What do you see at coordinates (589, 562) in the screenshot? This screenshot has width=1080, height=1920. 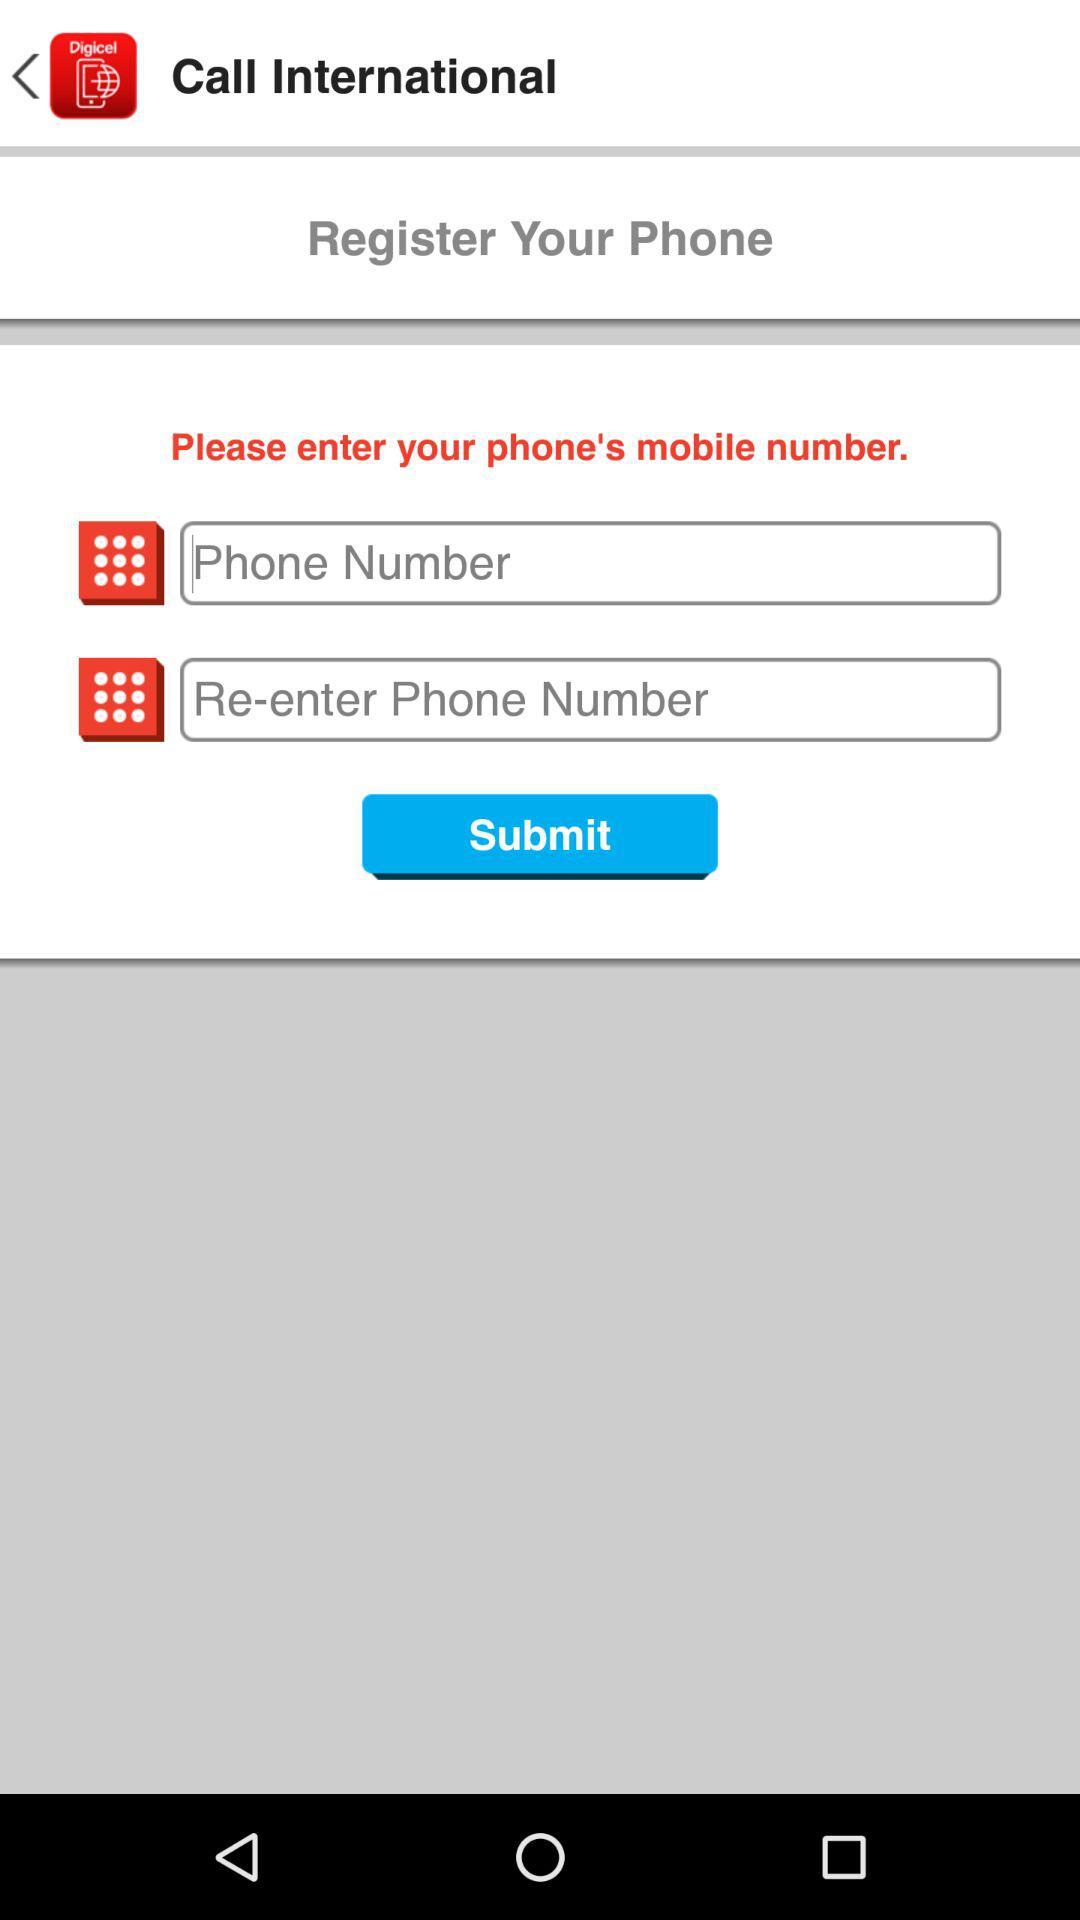 I see `phone number` at bounding box center [589, 562].